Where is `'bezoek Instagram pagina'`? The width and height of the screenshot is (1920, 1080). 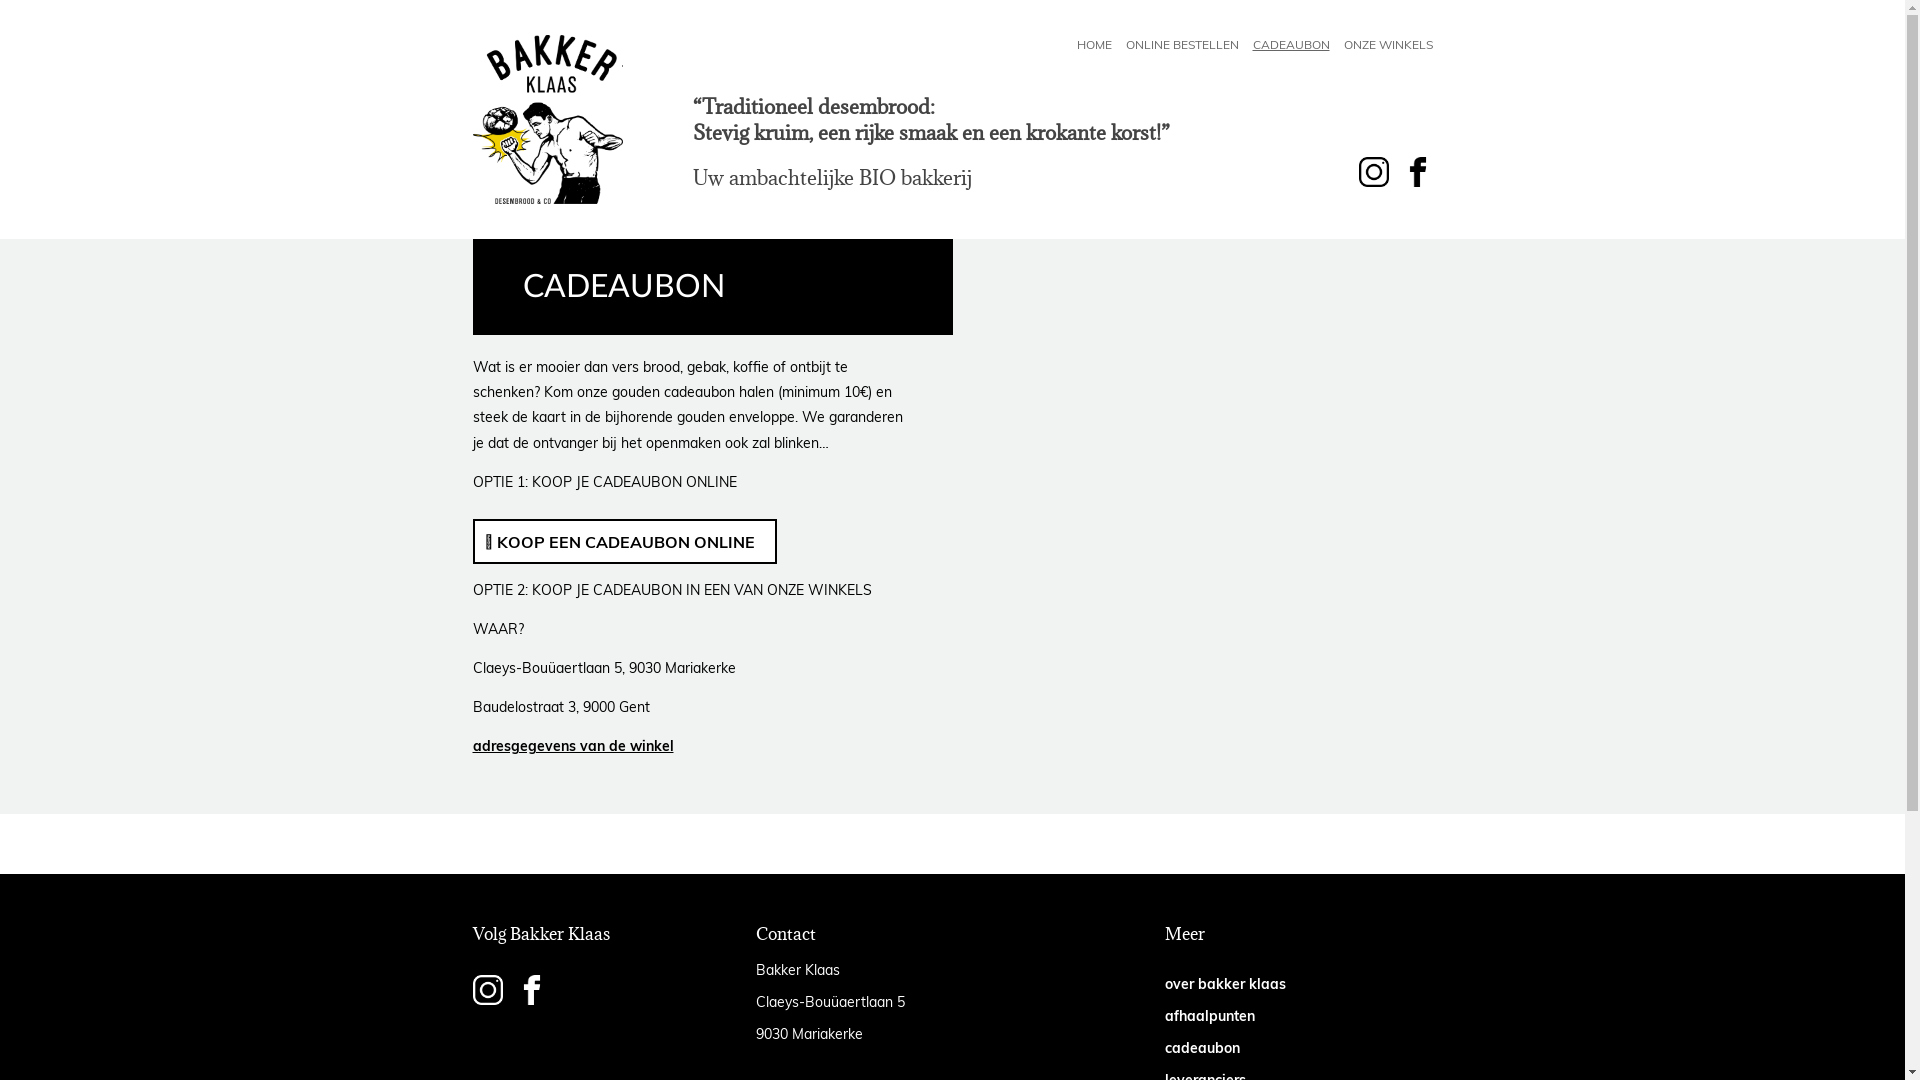 'bezoek Instagram pagina' is located at coordinates (470, 991).